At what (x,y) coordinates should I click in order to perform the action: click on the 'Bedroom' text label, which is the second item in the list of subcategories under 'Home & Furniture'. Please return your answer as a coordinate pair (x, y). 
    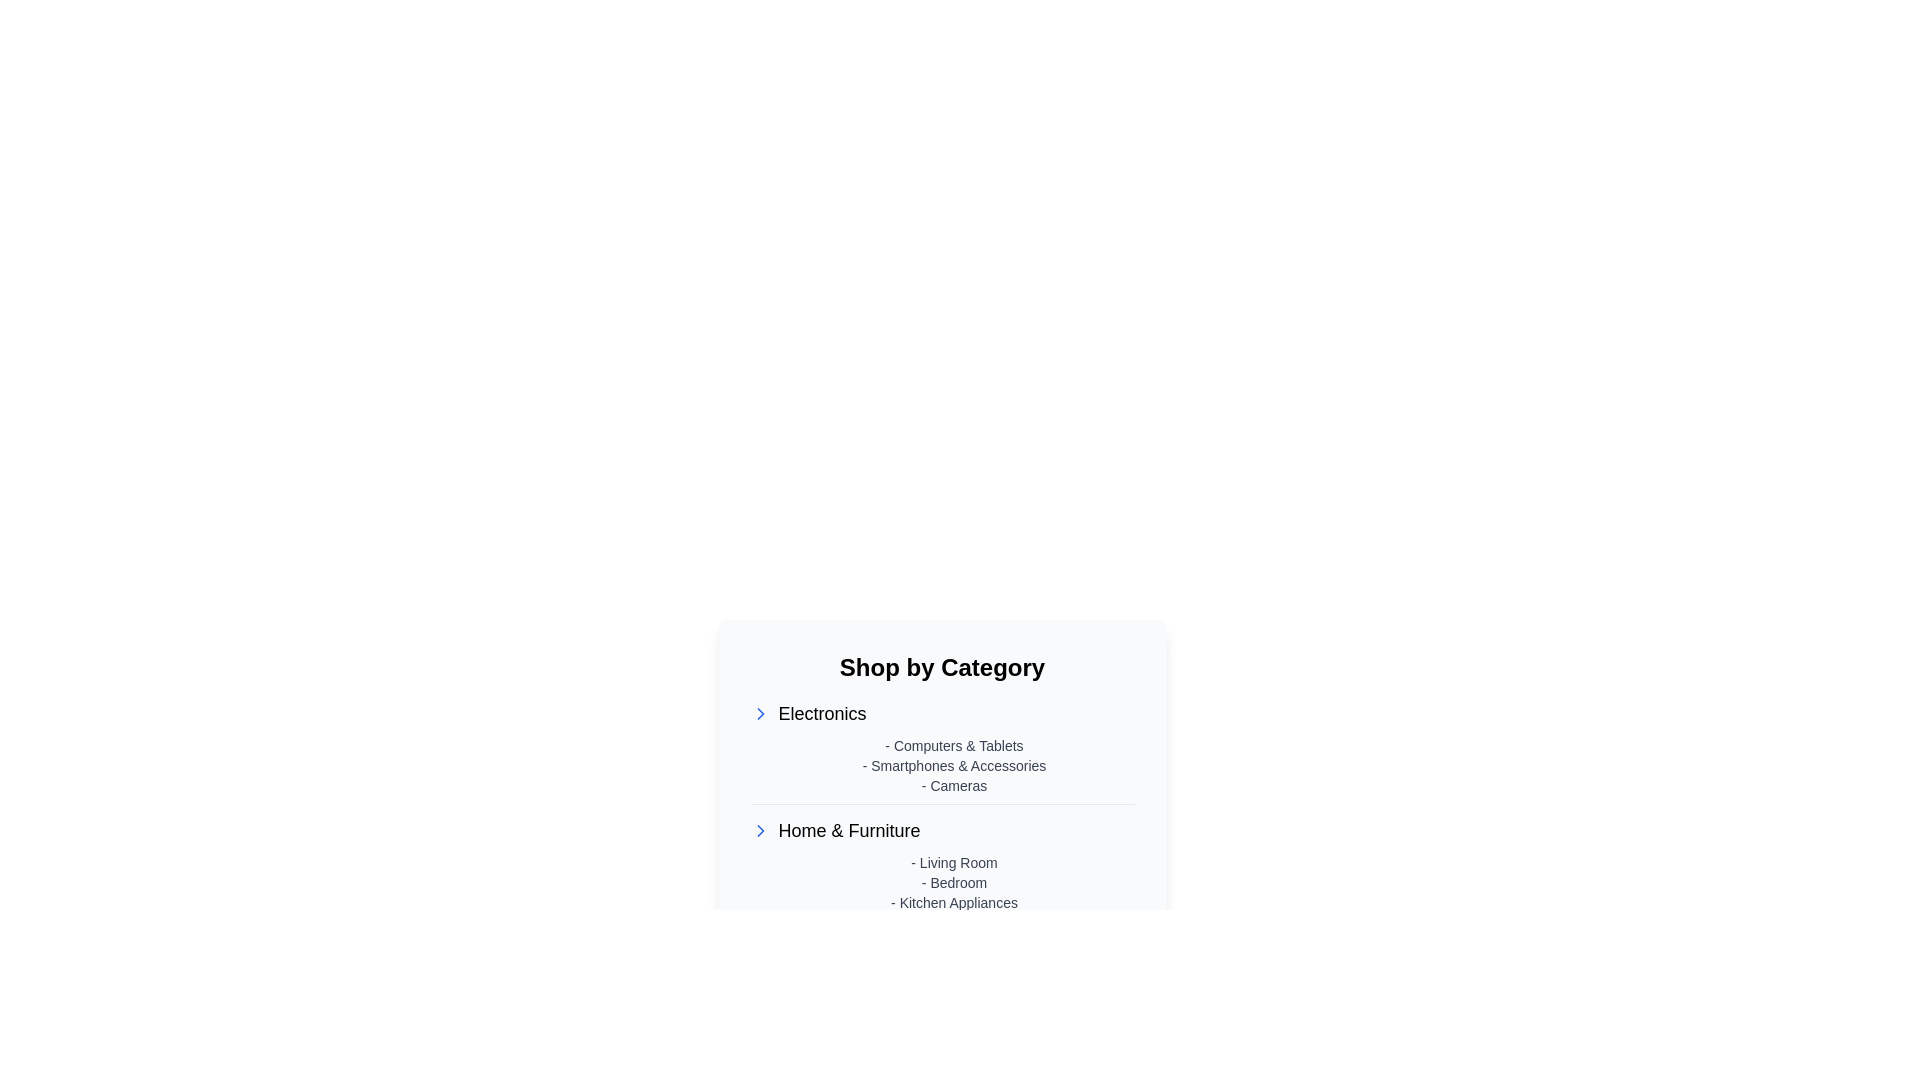
    Looking at the image, I should click on (953, 882).